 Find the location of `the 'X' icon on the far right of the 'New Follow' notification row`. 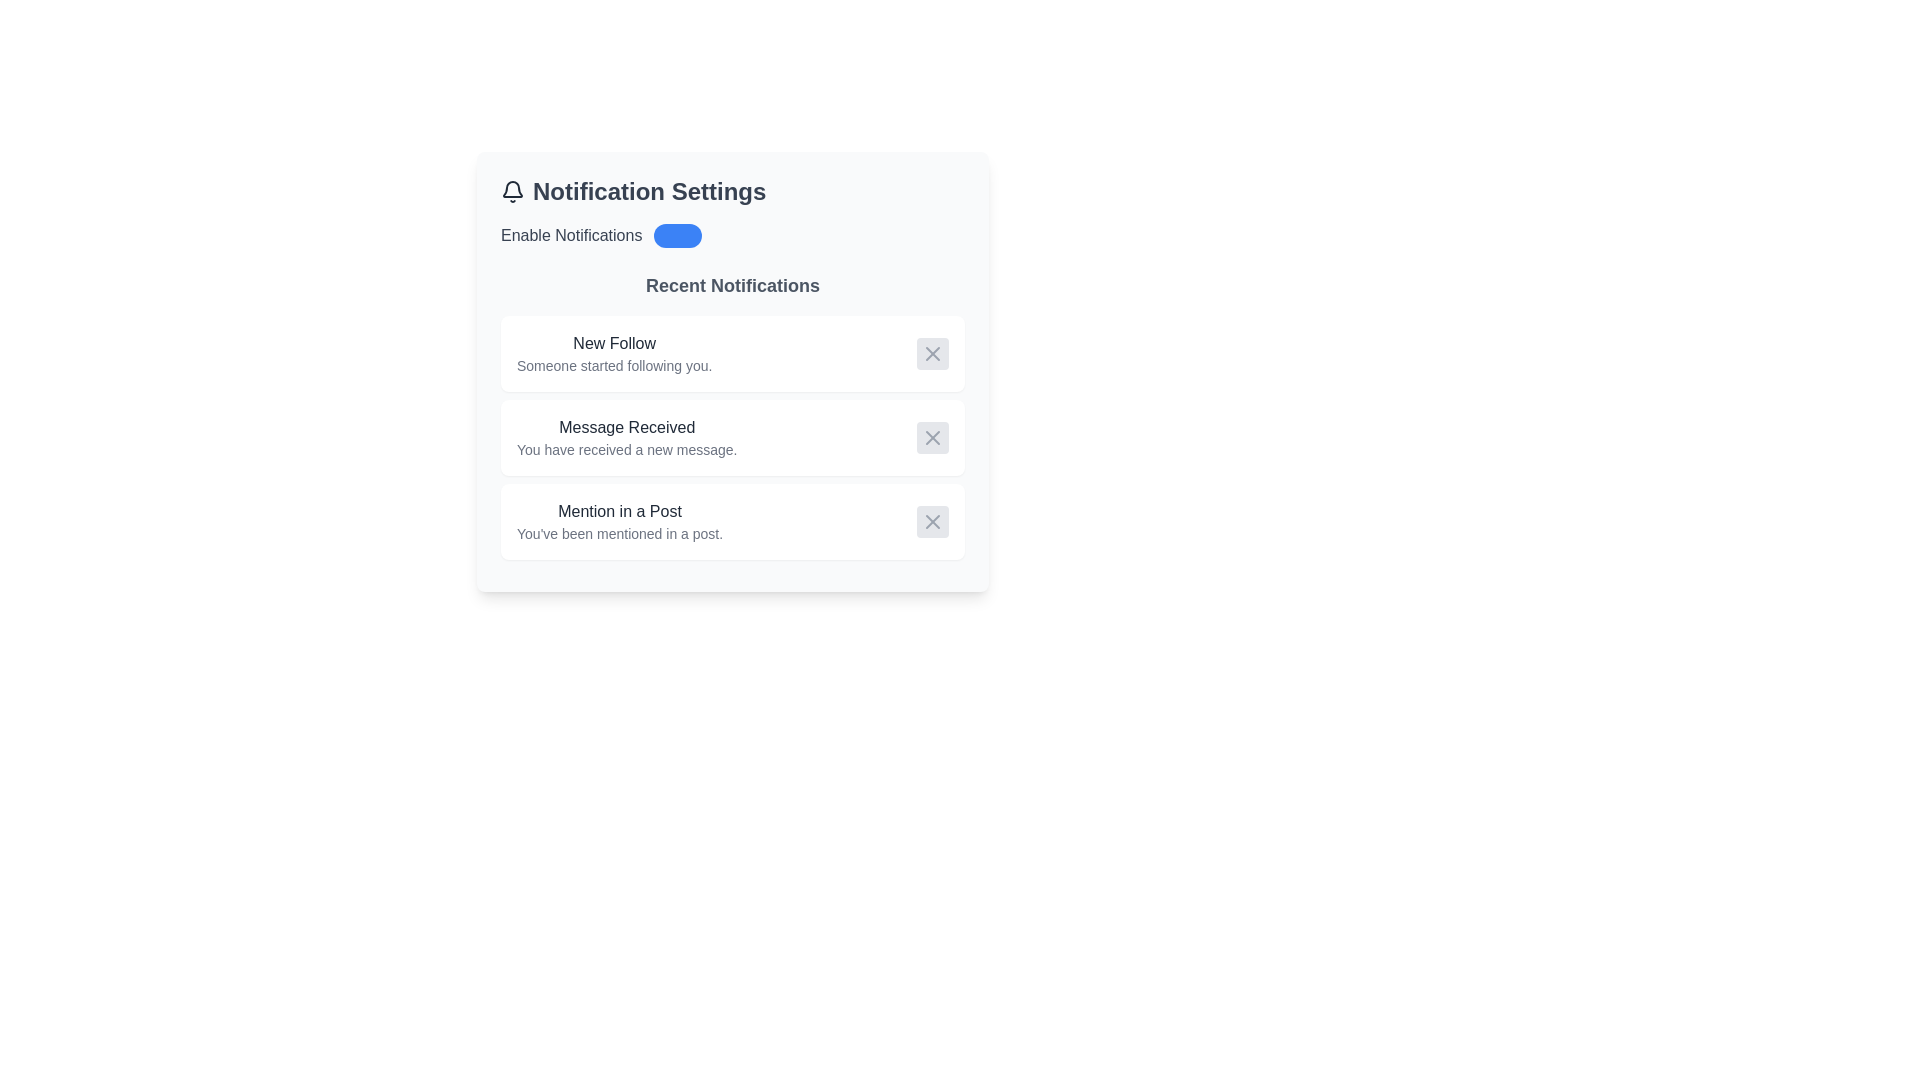

the 'X' icon on the far right of the 'New Follow' notification row is located at coordinates (931, 353).